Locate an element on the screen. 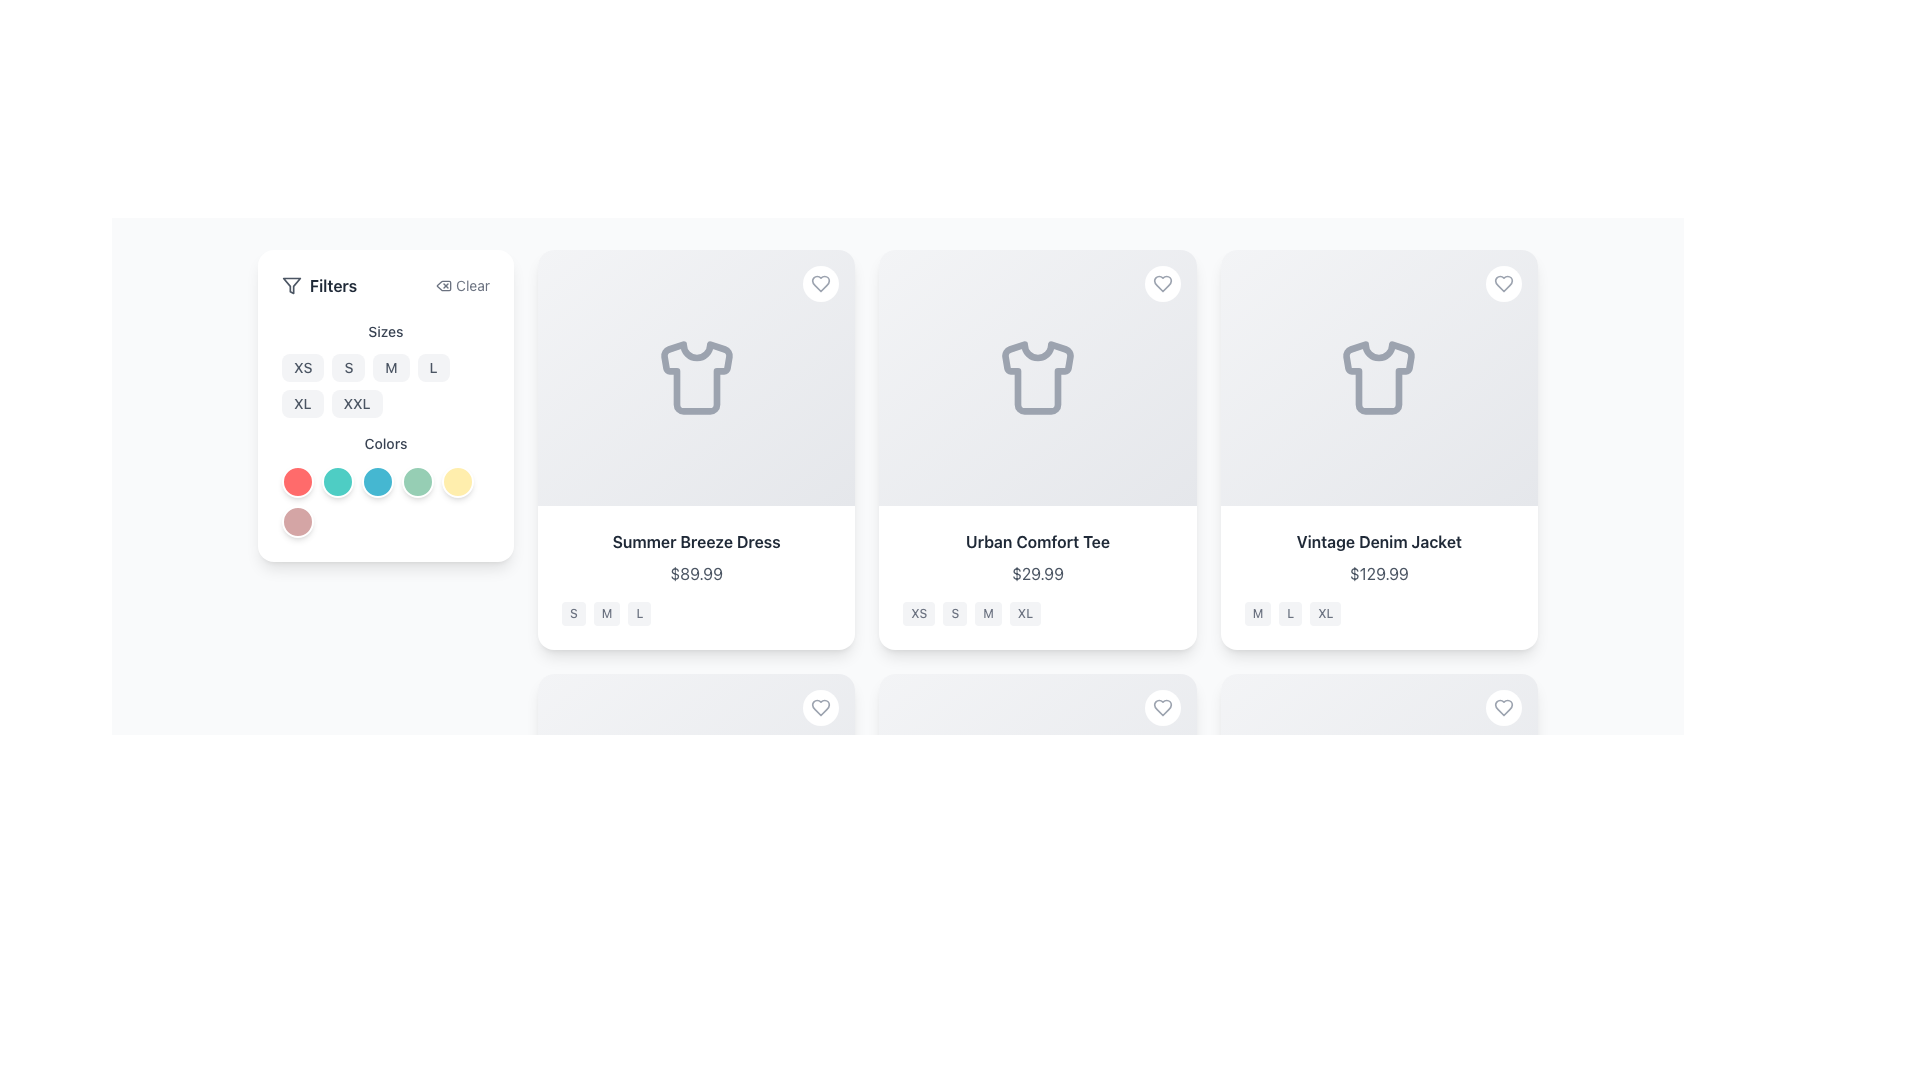  the second color selection button located under the 'Colors' label in the filter sidebar is located at coordinates (337, 482).